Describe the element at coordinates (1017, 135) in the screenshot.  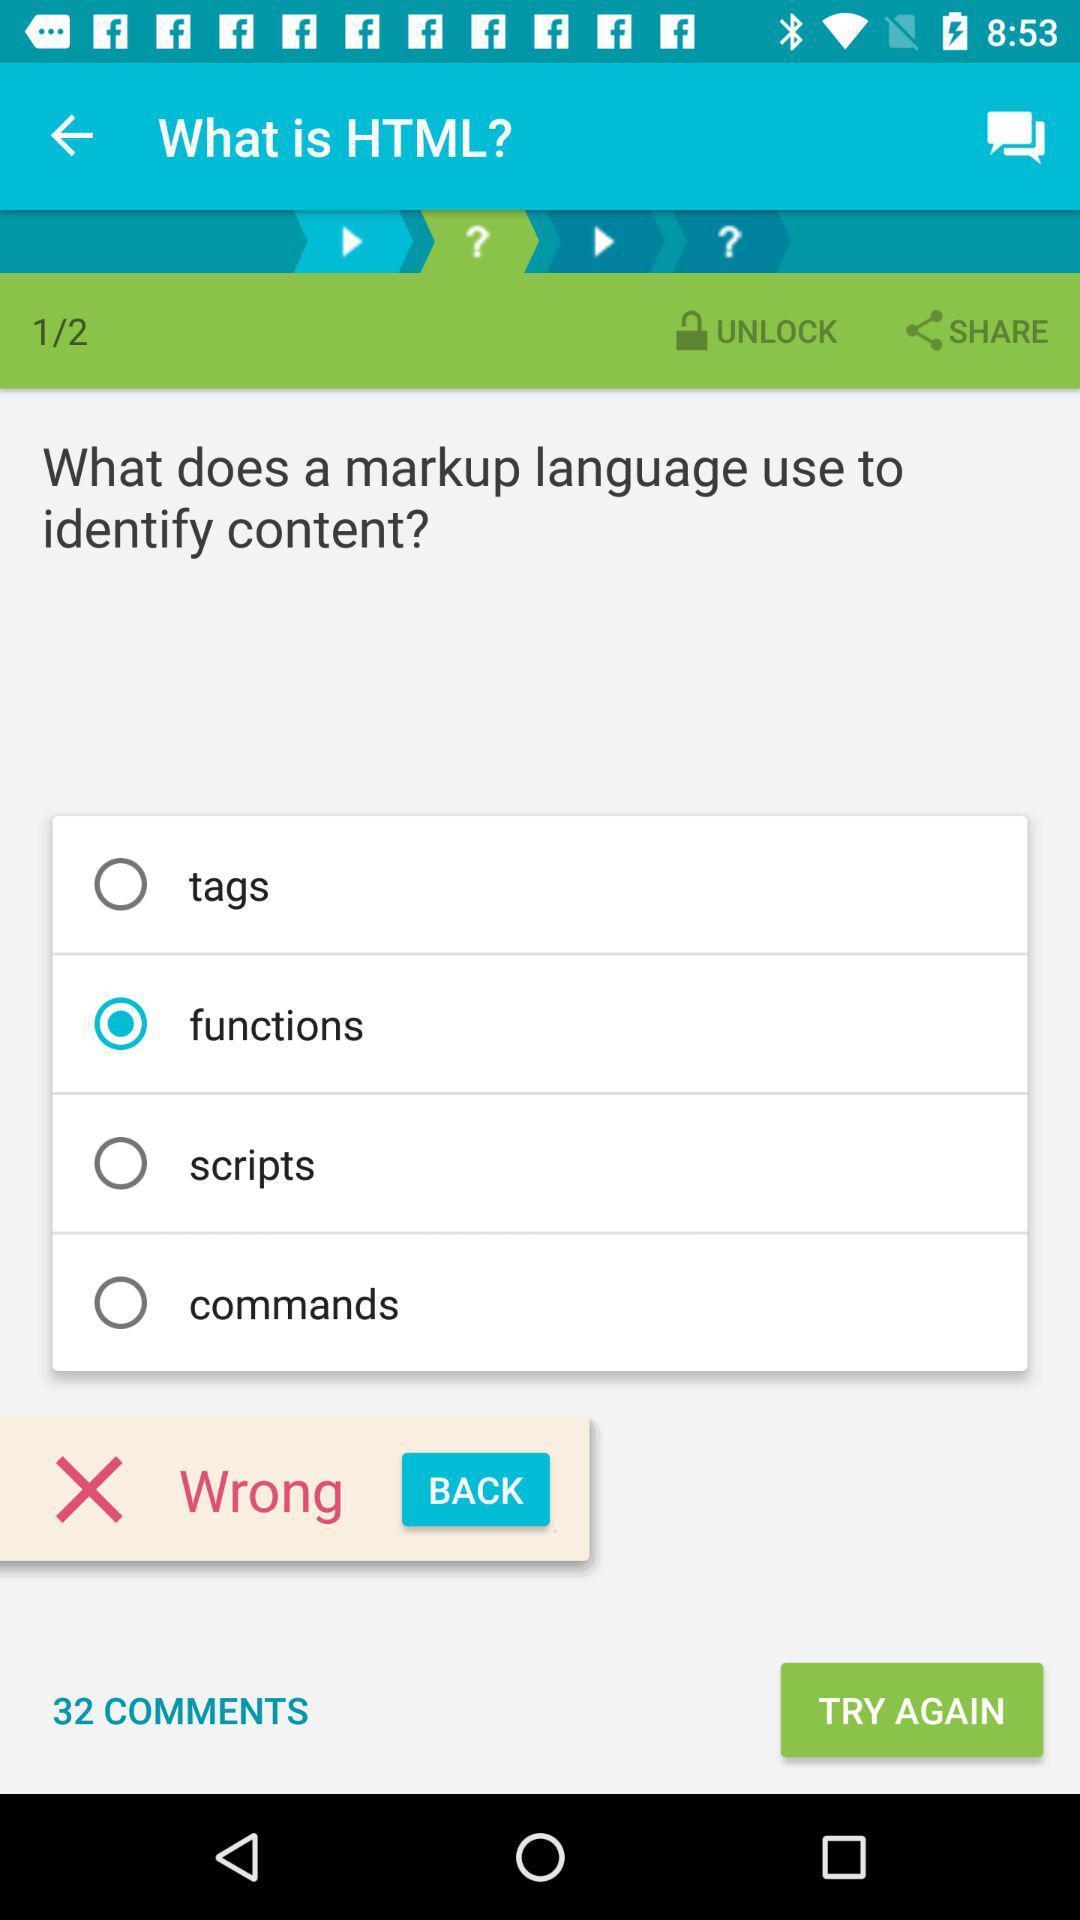
I see `icon above the share` at that location.